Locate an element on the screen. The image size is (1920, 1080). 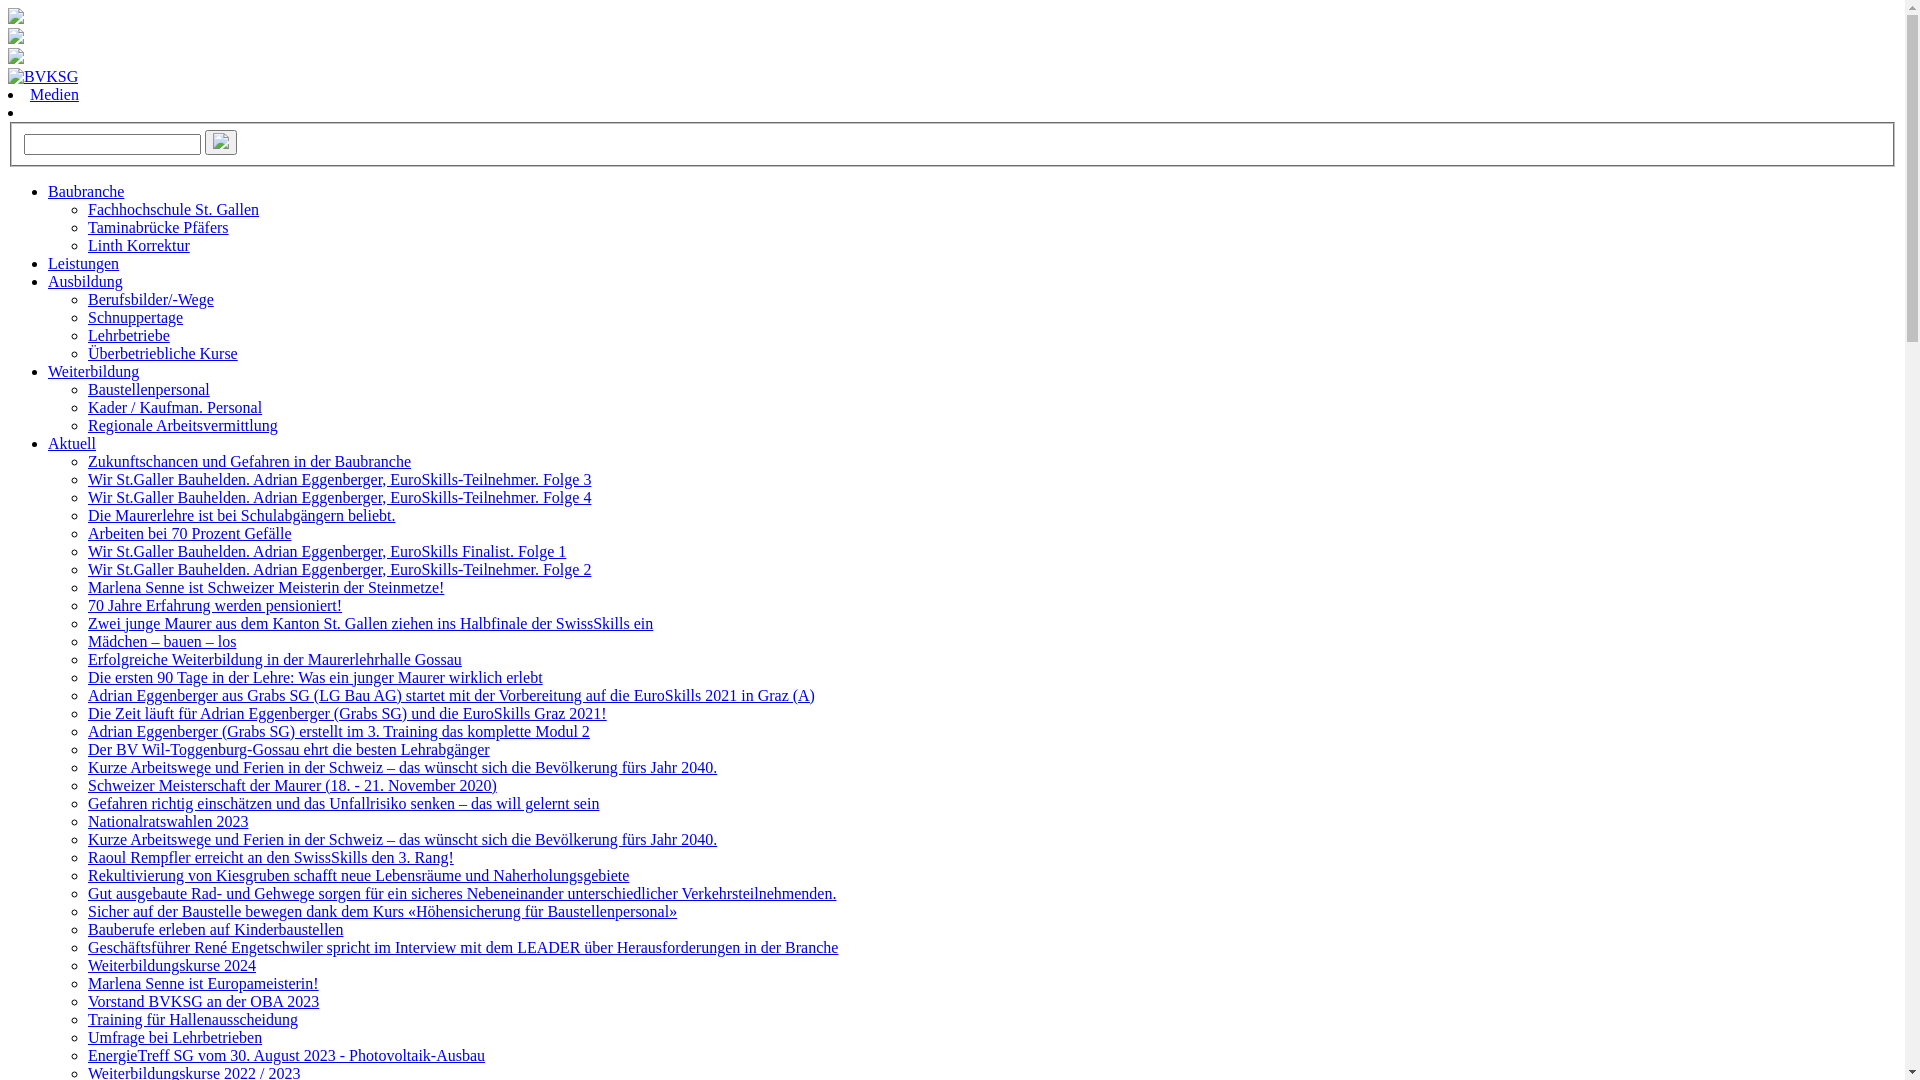
'70 Jahre Erfahrung werden pensioniert!' is located at coordinates (215, 604).